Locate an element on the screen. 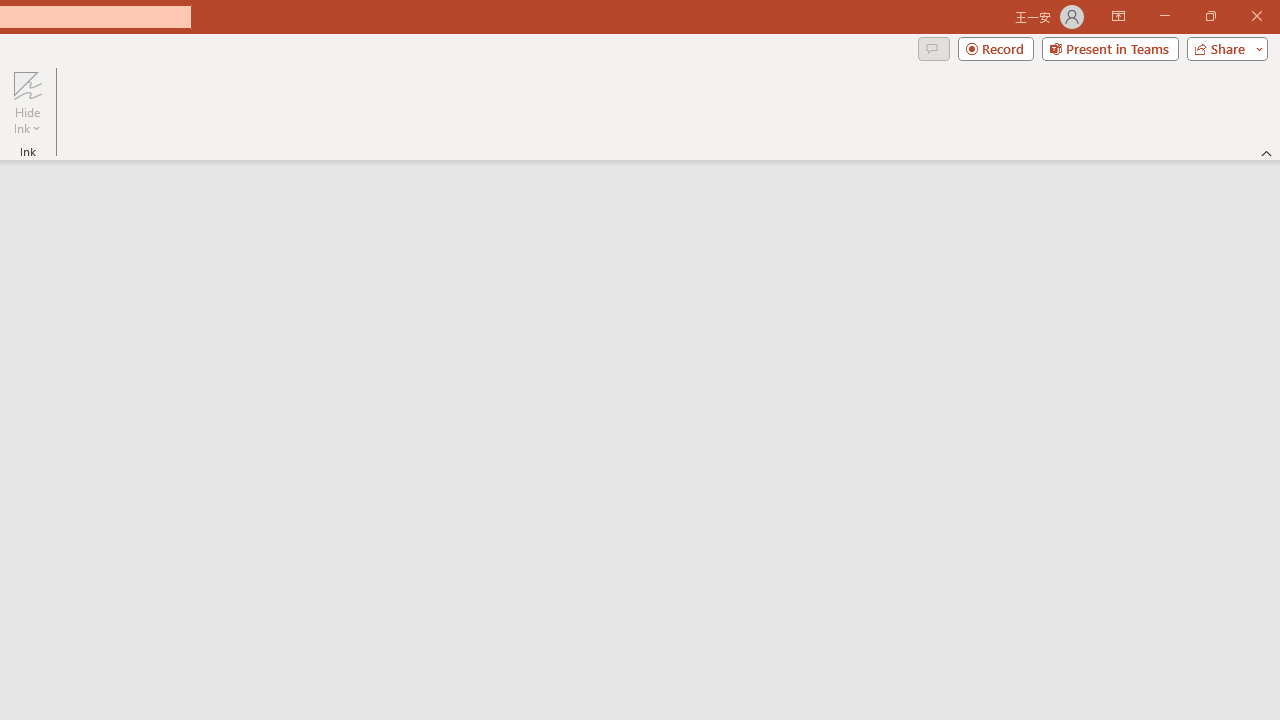  'More Options' is located at coordinates (27, 121).